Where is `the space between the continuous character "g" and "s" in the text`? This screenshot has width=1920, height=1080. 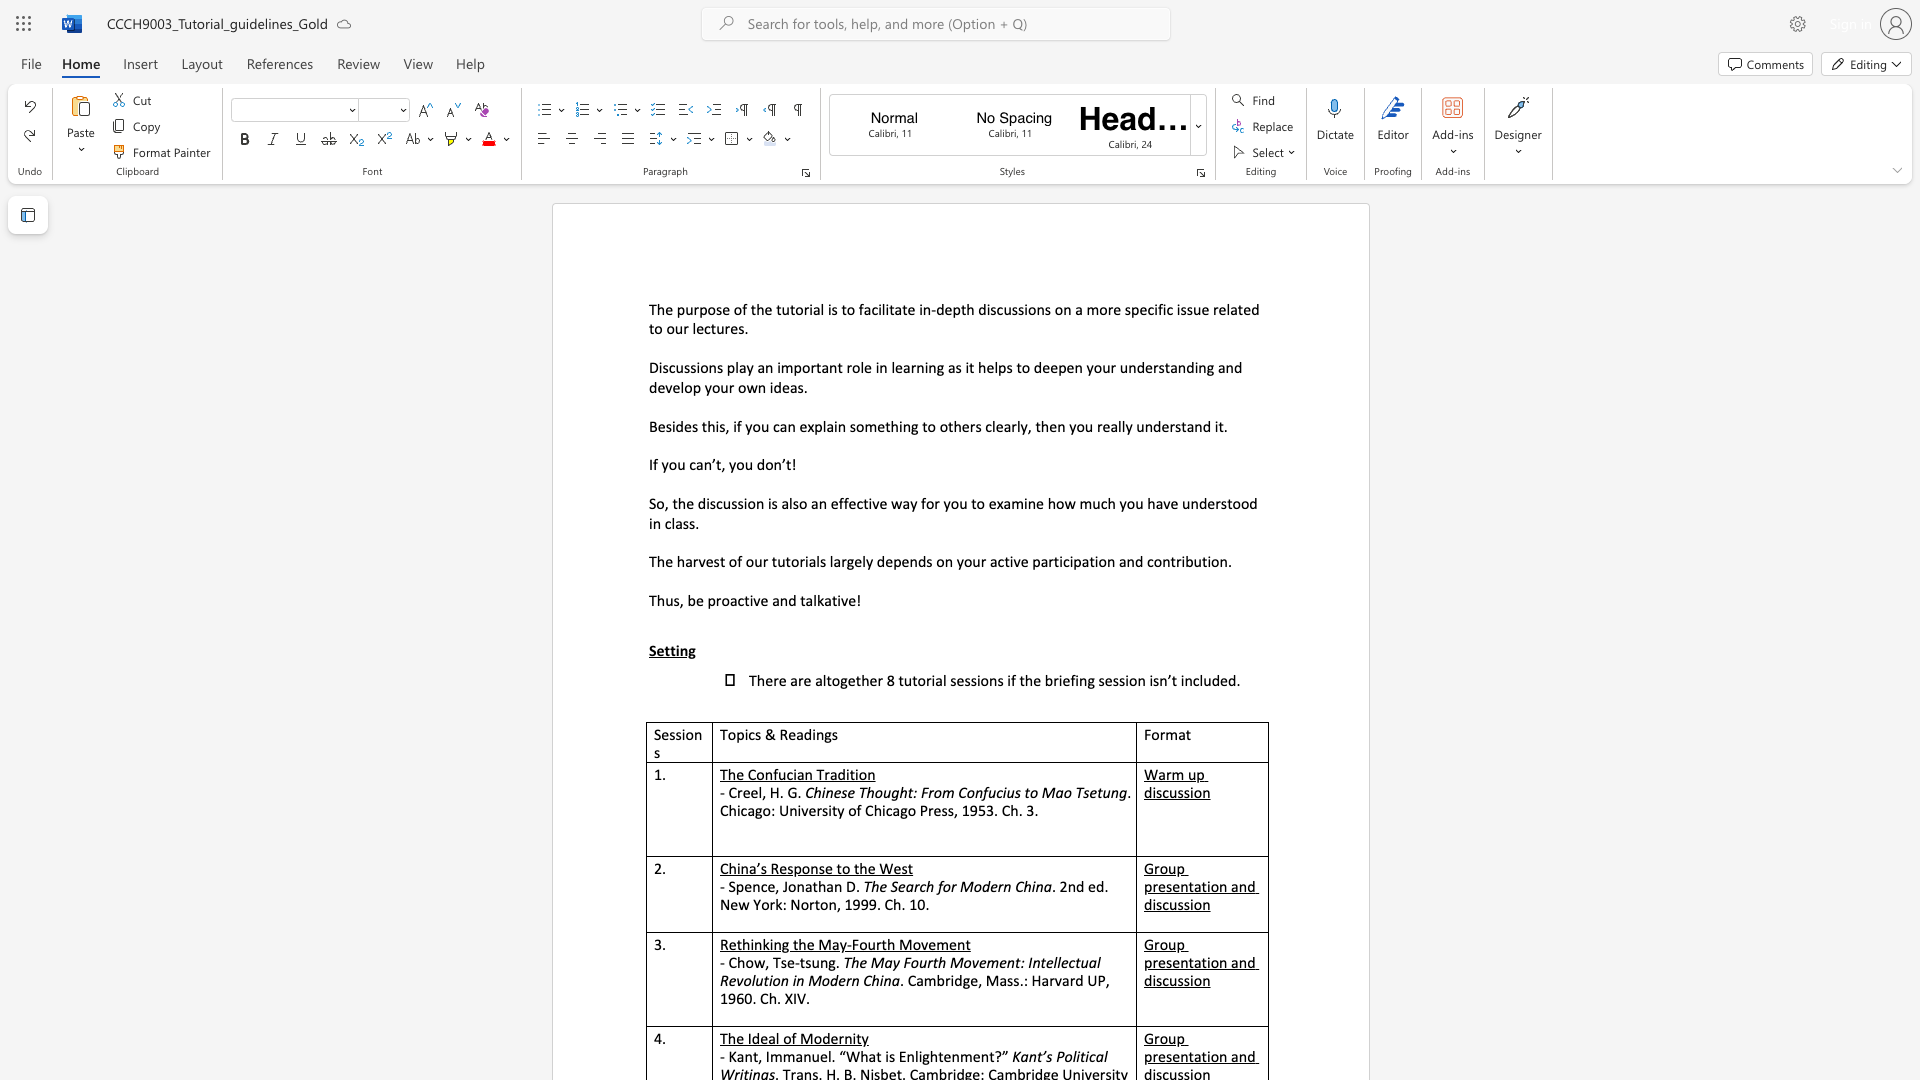
the space between the continuous character "g" and "s" in the text is located at coordinates (831, 734).